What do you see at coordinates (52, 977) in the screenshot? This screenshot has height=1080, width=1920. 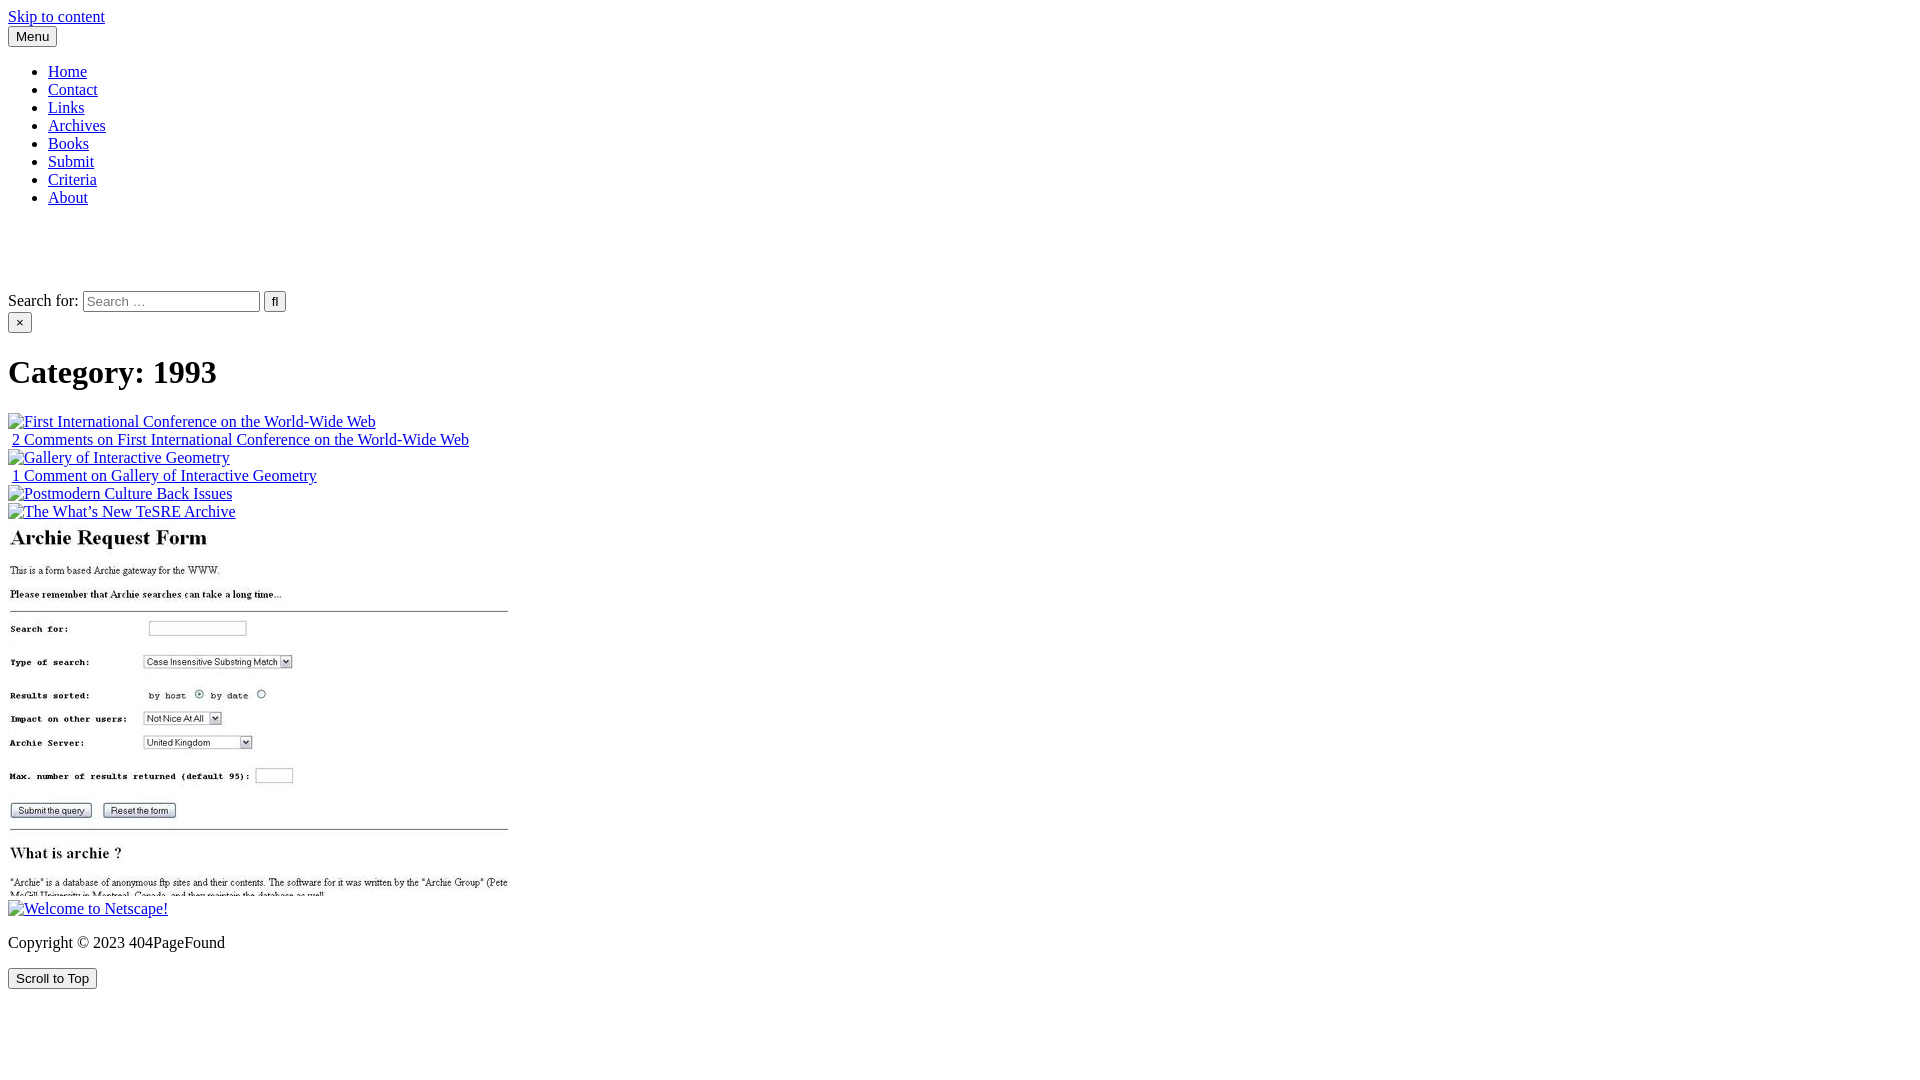 I see `'Scroll to Top'` at bounding box center [52, 977].